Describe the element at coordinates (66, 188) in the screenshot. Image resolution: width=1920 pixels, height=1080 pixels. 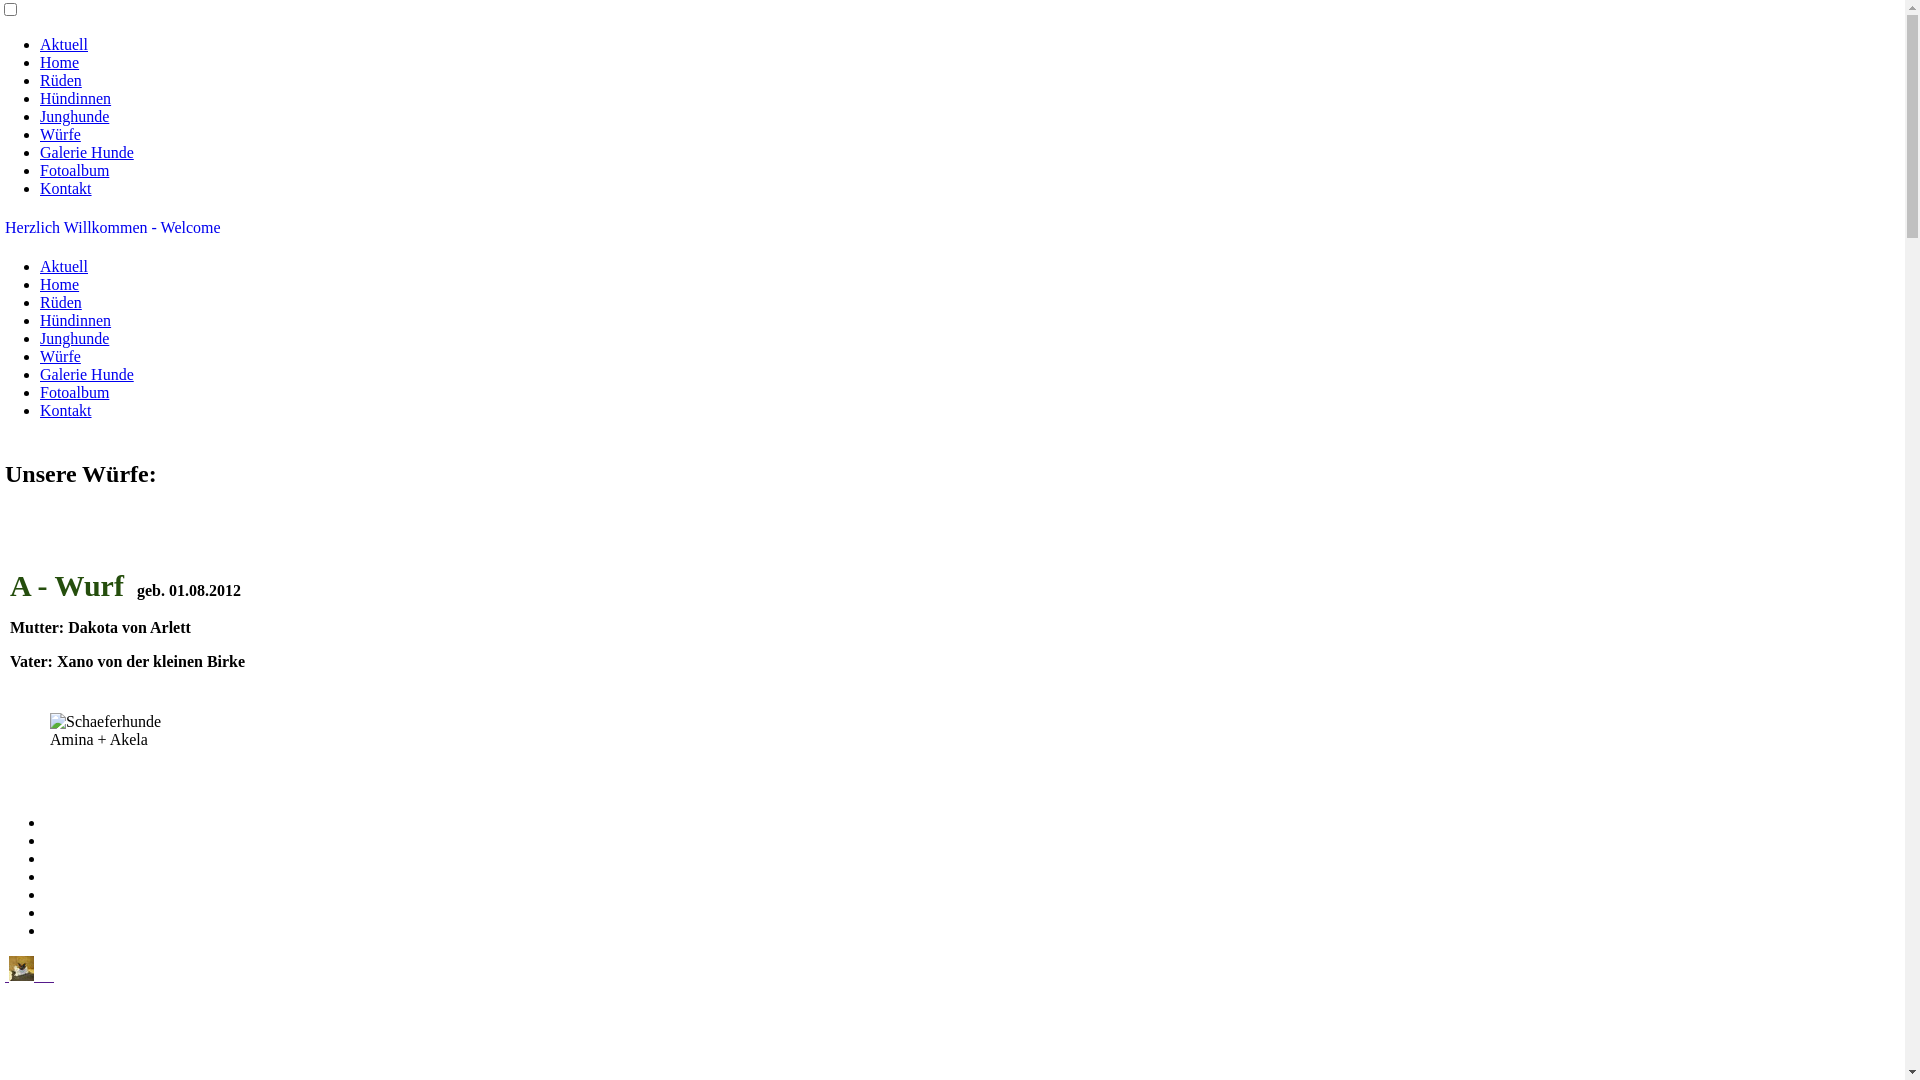
I see `'Kontakt'` at that location.